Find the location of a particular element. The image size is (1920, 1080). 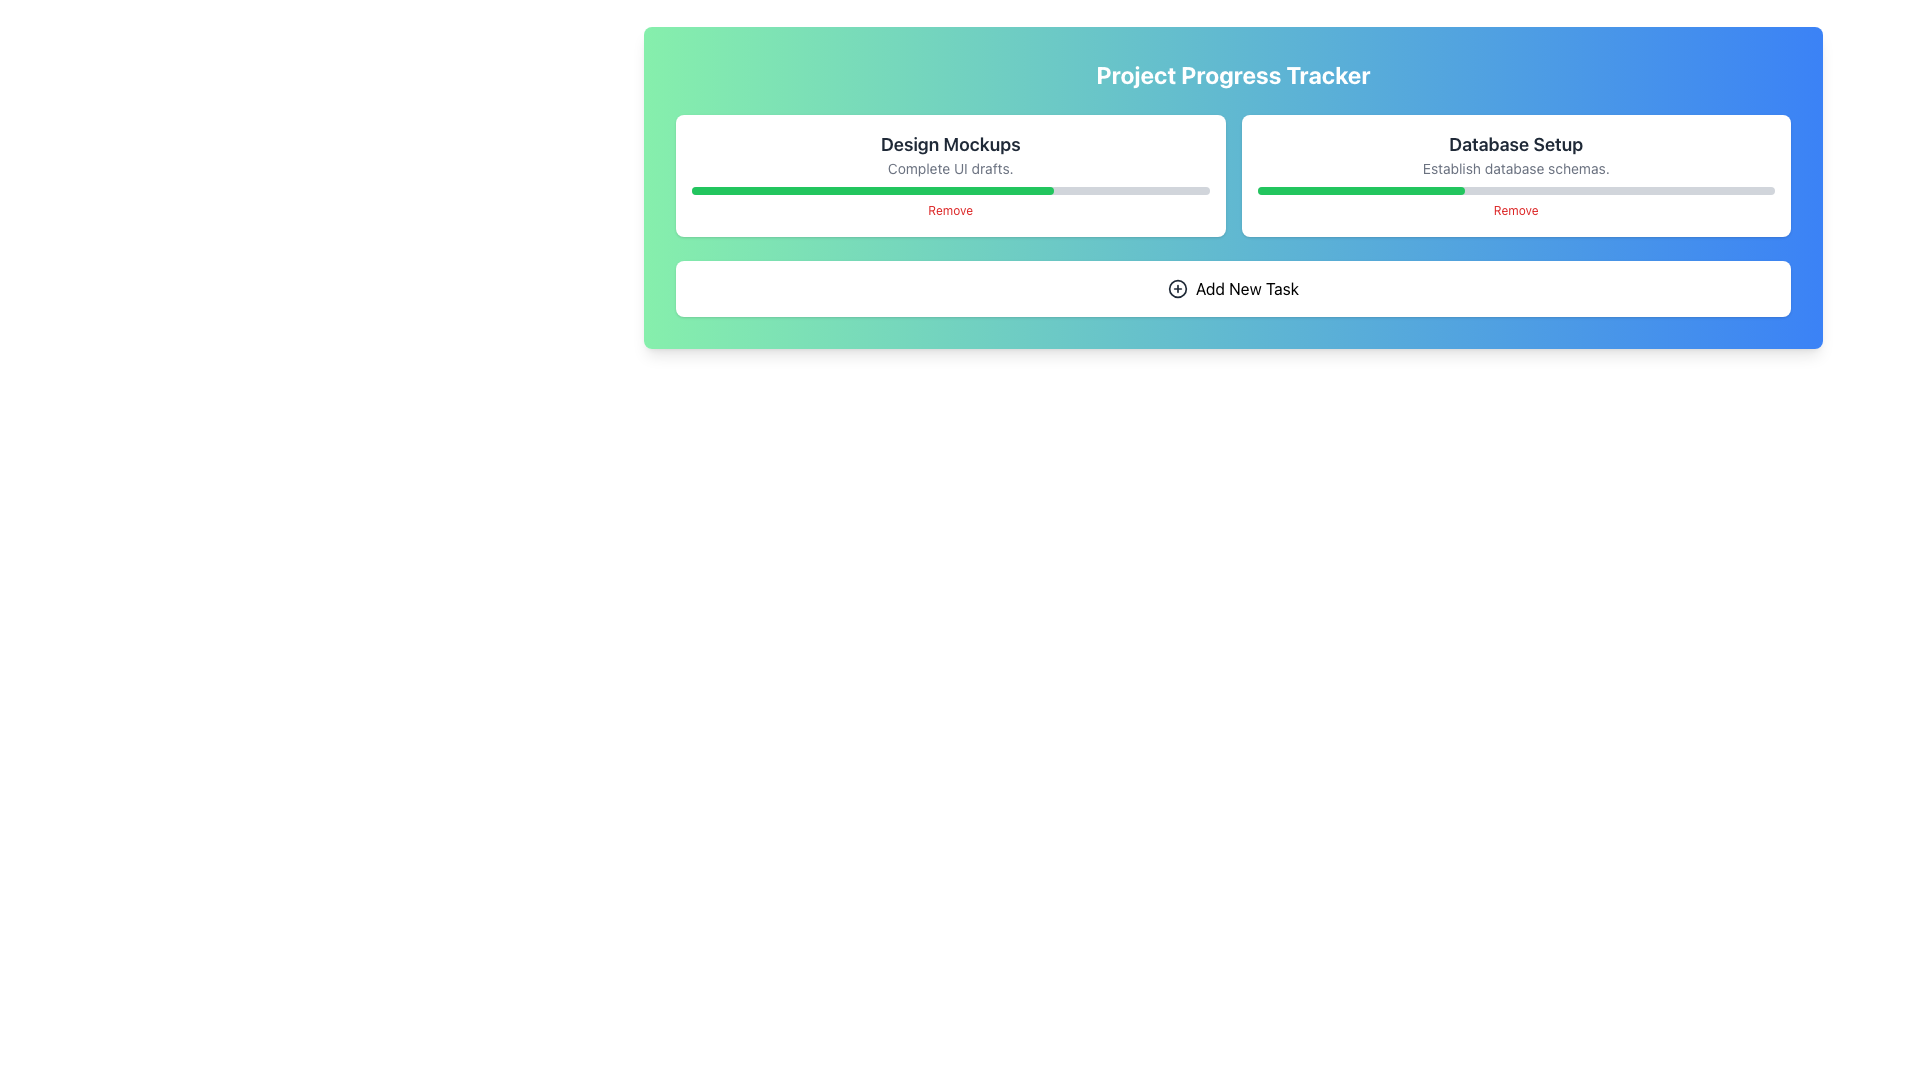

the red text label 'Remove' located in the Database Setup section is located at coordinates (1516, 211).